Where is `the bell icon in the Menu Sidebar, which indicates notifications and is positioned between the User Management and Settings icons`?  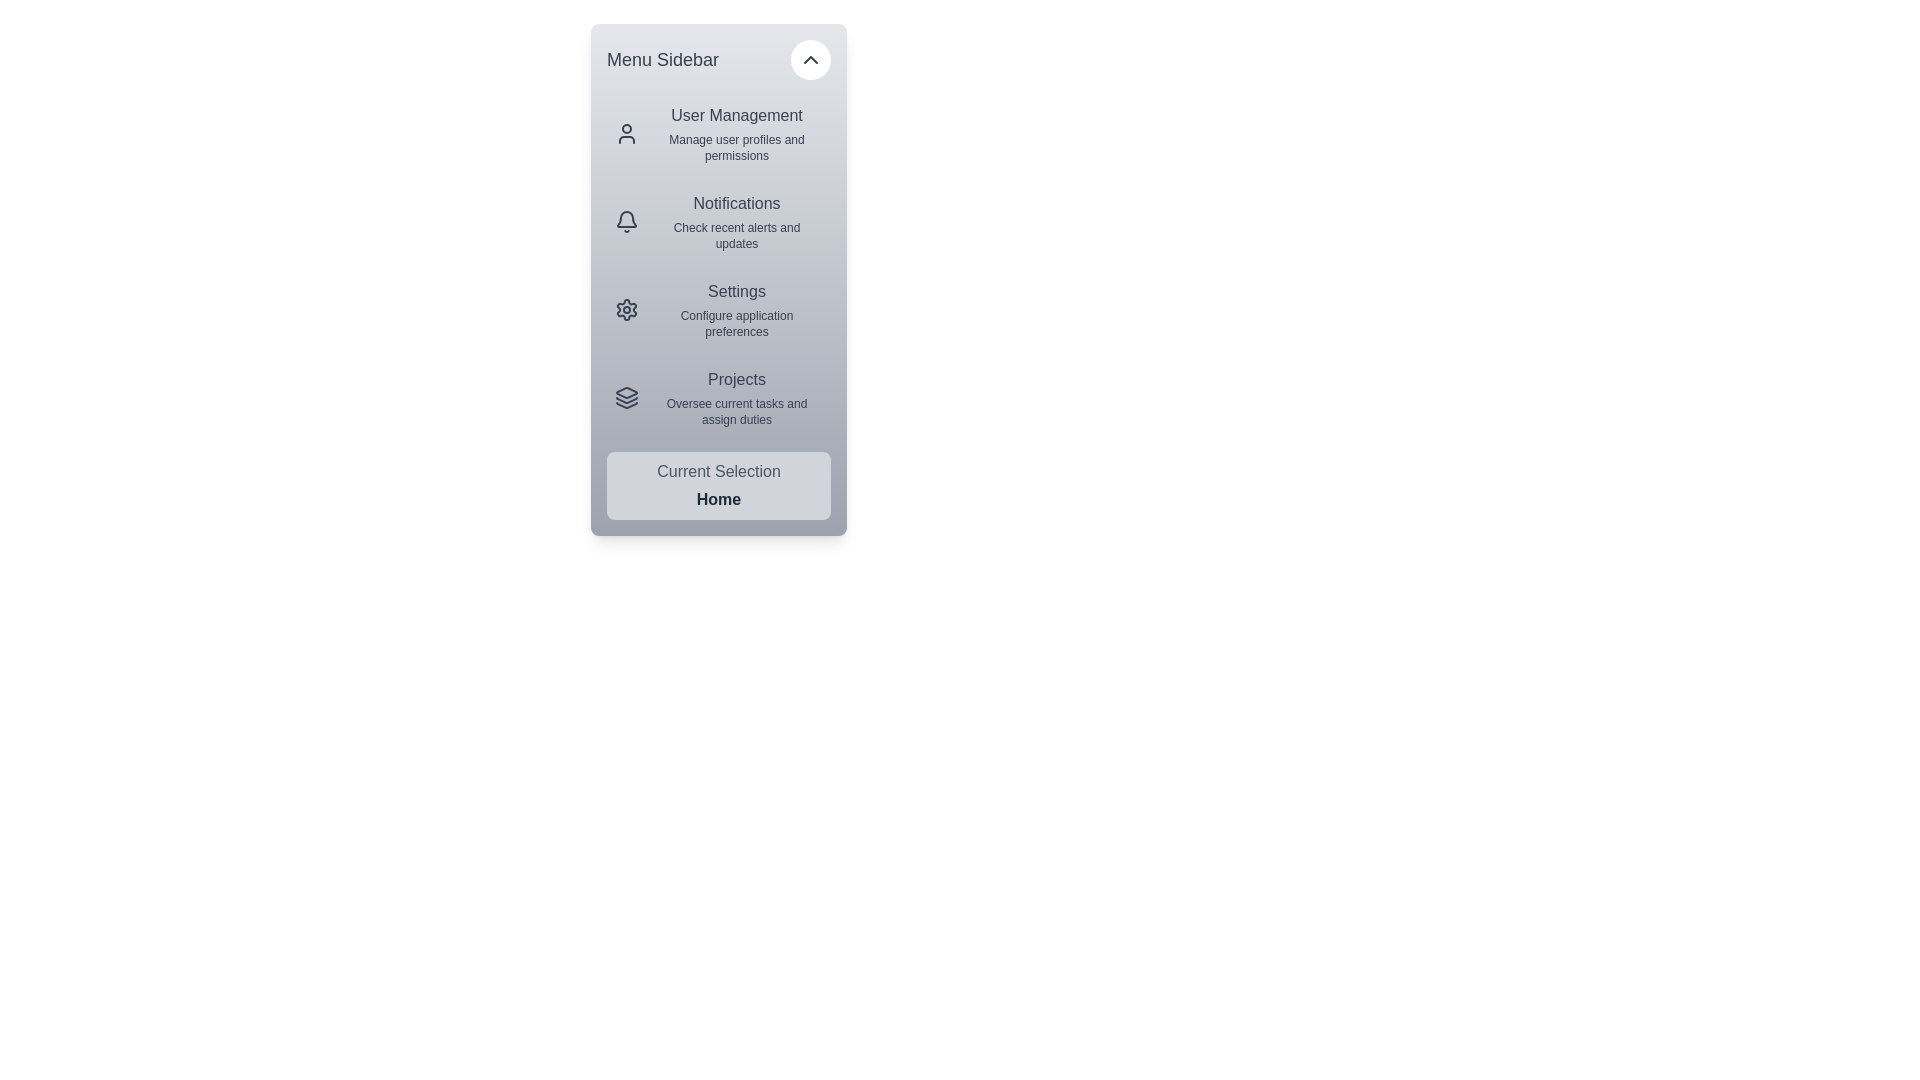 the bell icon in the Menu Sidebar, which indicates notifications and is positioned between the User Management and Settings icons is located at coordinates (626, 219).